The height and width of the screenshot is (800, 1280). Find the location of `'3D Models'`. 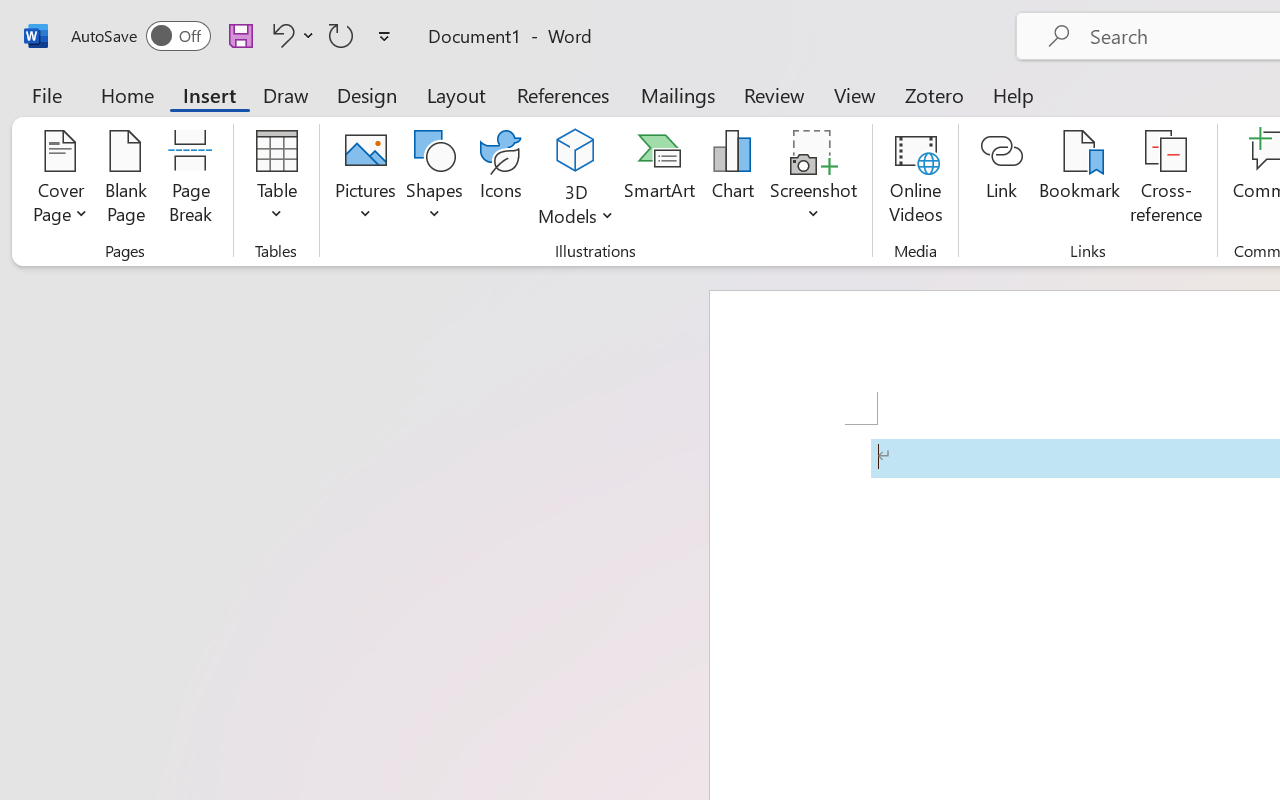

'3D Models' is located at coordinates (575, 179).